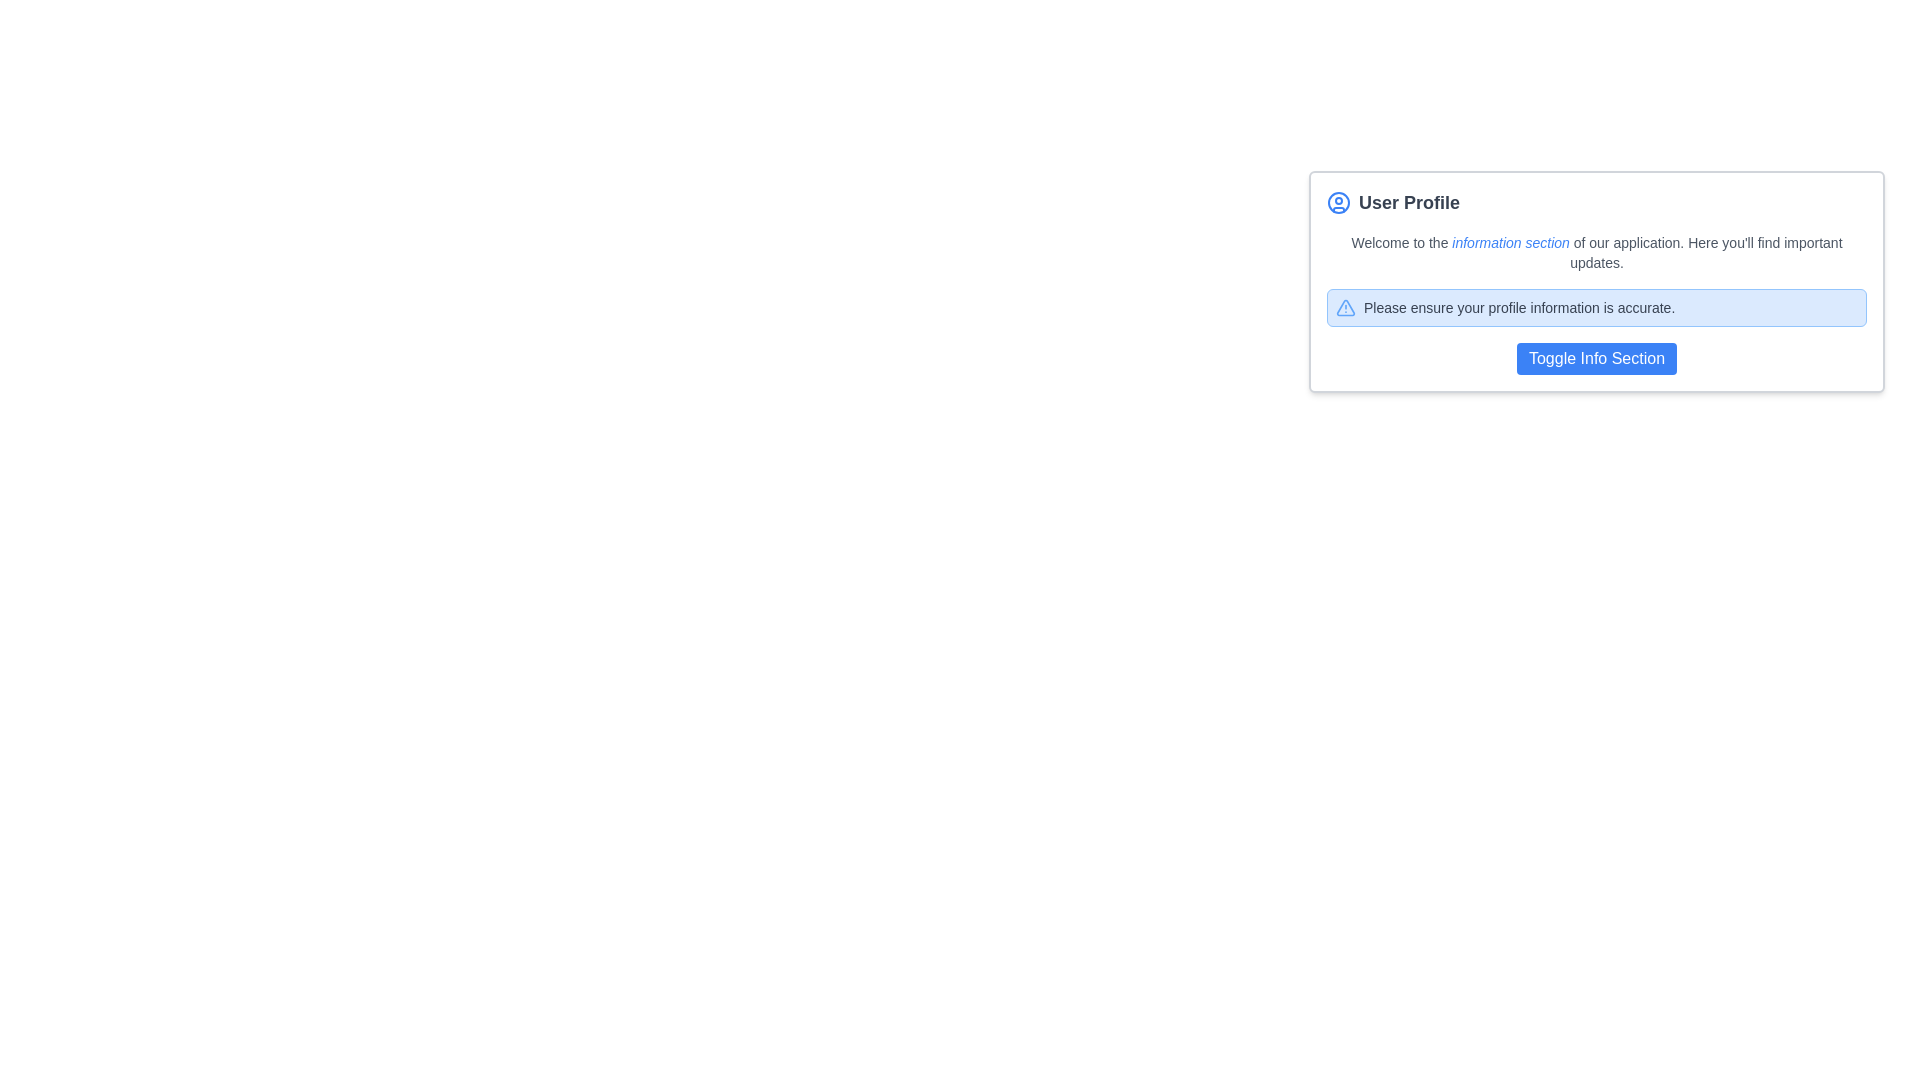 The height and width of the screenshot is (1080, 1920). I want to click on the outer circle of the user profile icon, which is blue in color and located at the top-left corner of the 'User Profile' section, so click(1339, 203).